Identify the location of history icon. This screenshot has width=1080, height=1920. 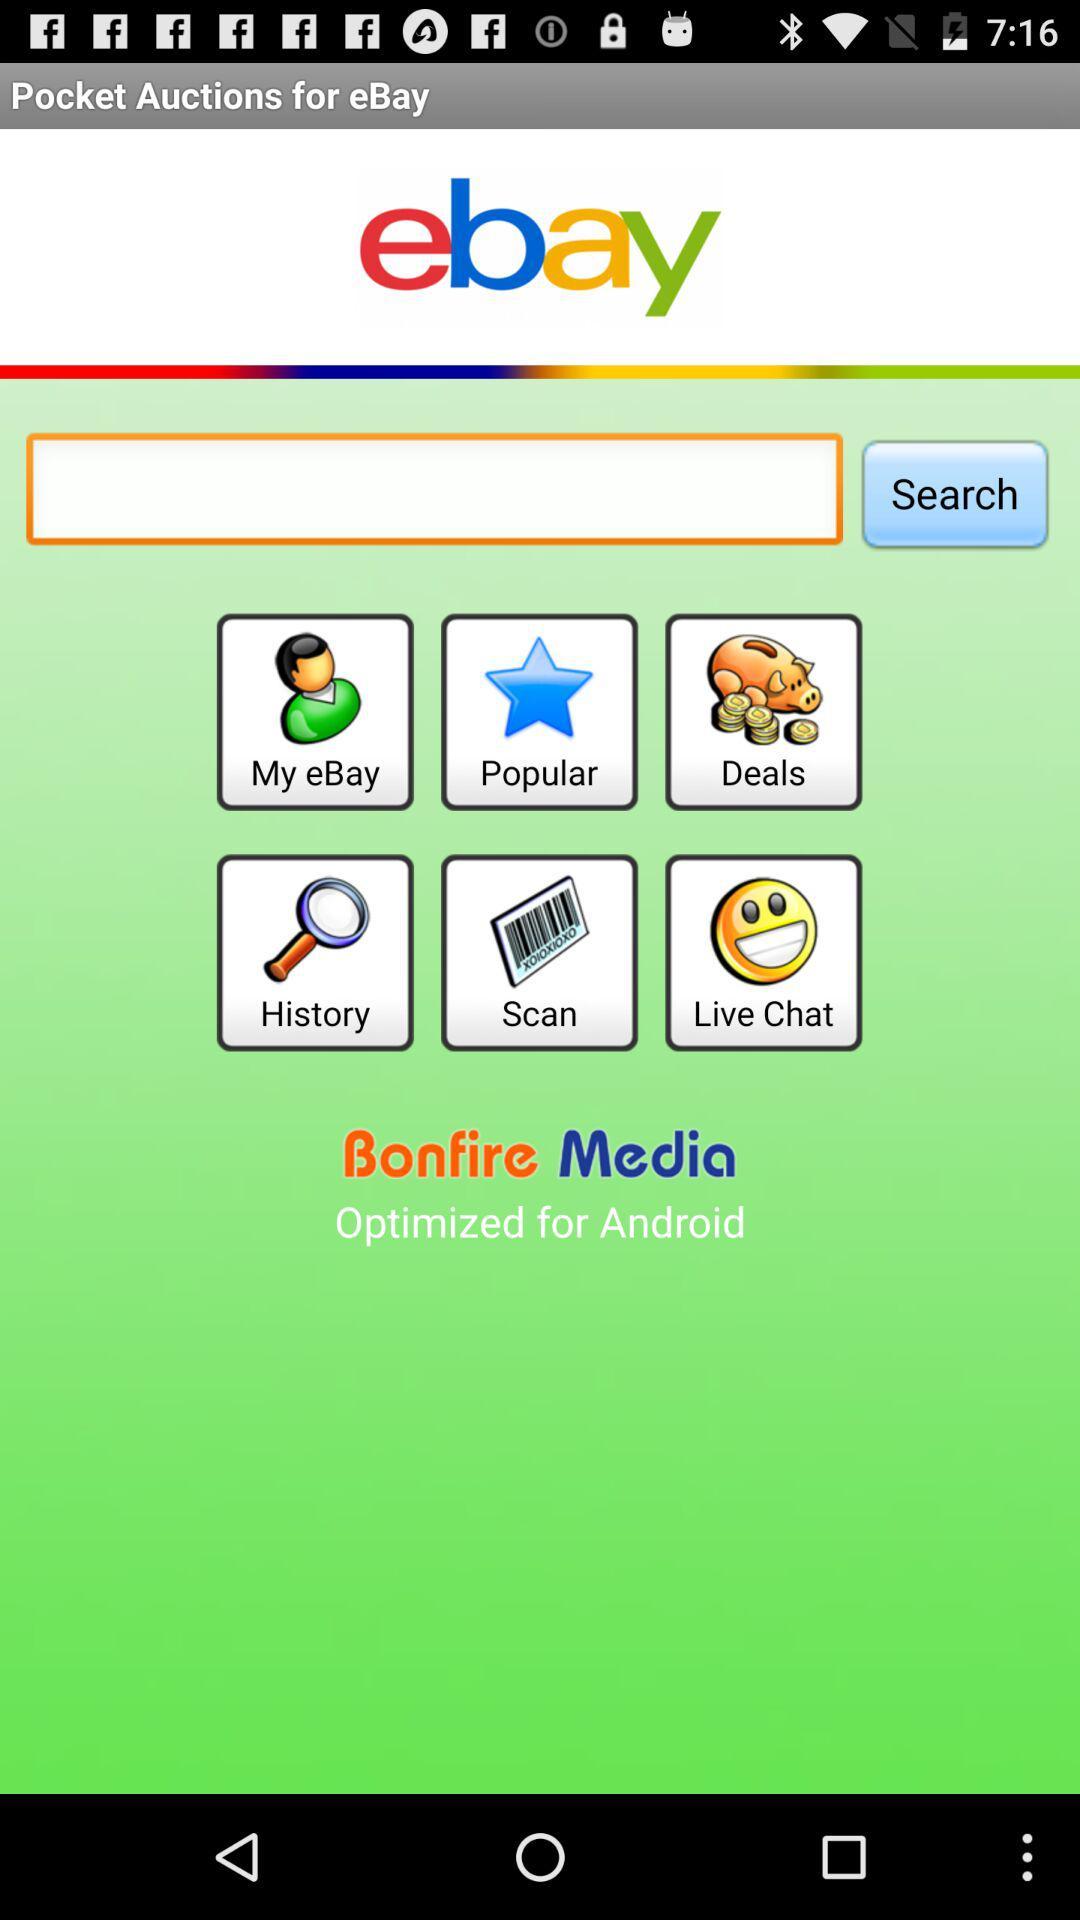
(315, 951).